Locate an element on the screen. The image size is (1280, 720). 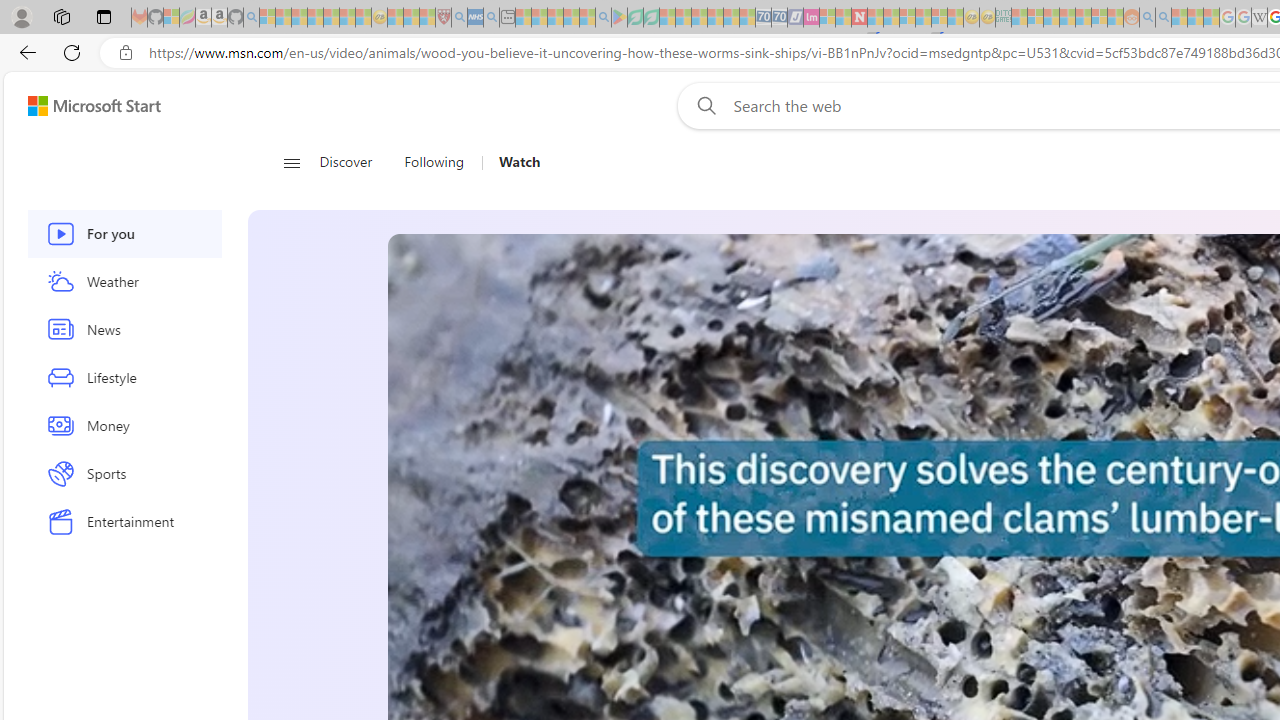
'Target page - Wikipedia - Sleeping' is located at coordinates (1258, 17).